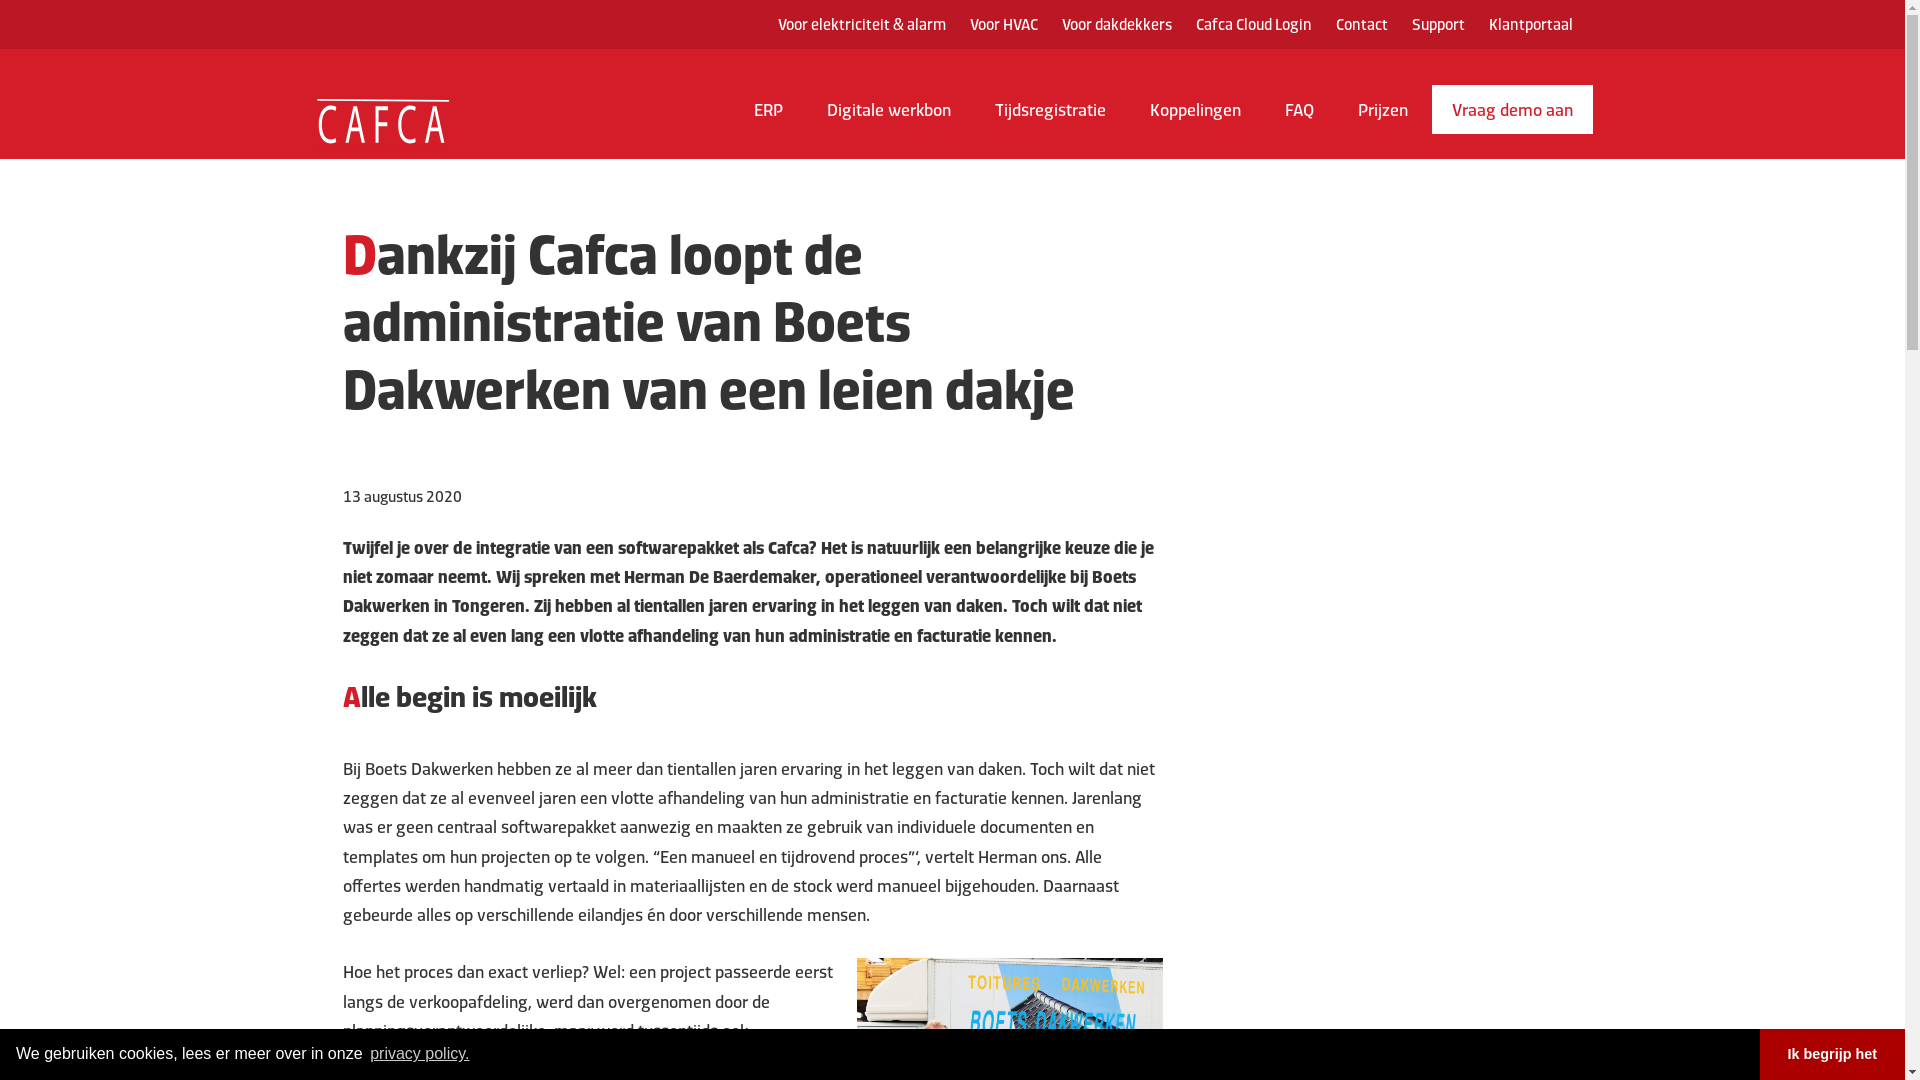 This screenshot has width=1920, height=1080. Describe the element at coordinates (1381, 118) in the screenshot. I see `'Prijzen'` at that location.